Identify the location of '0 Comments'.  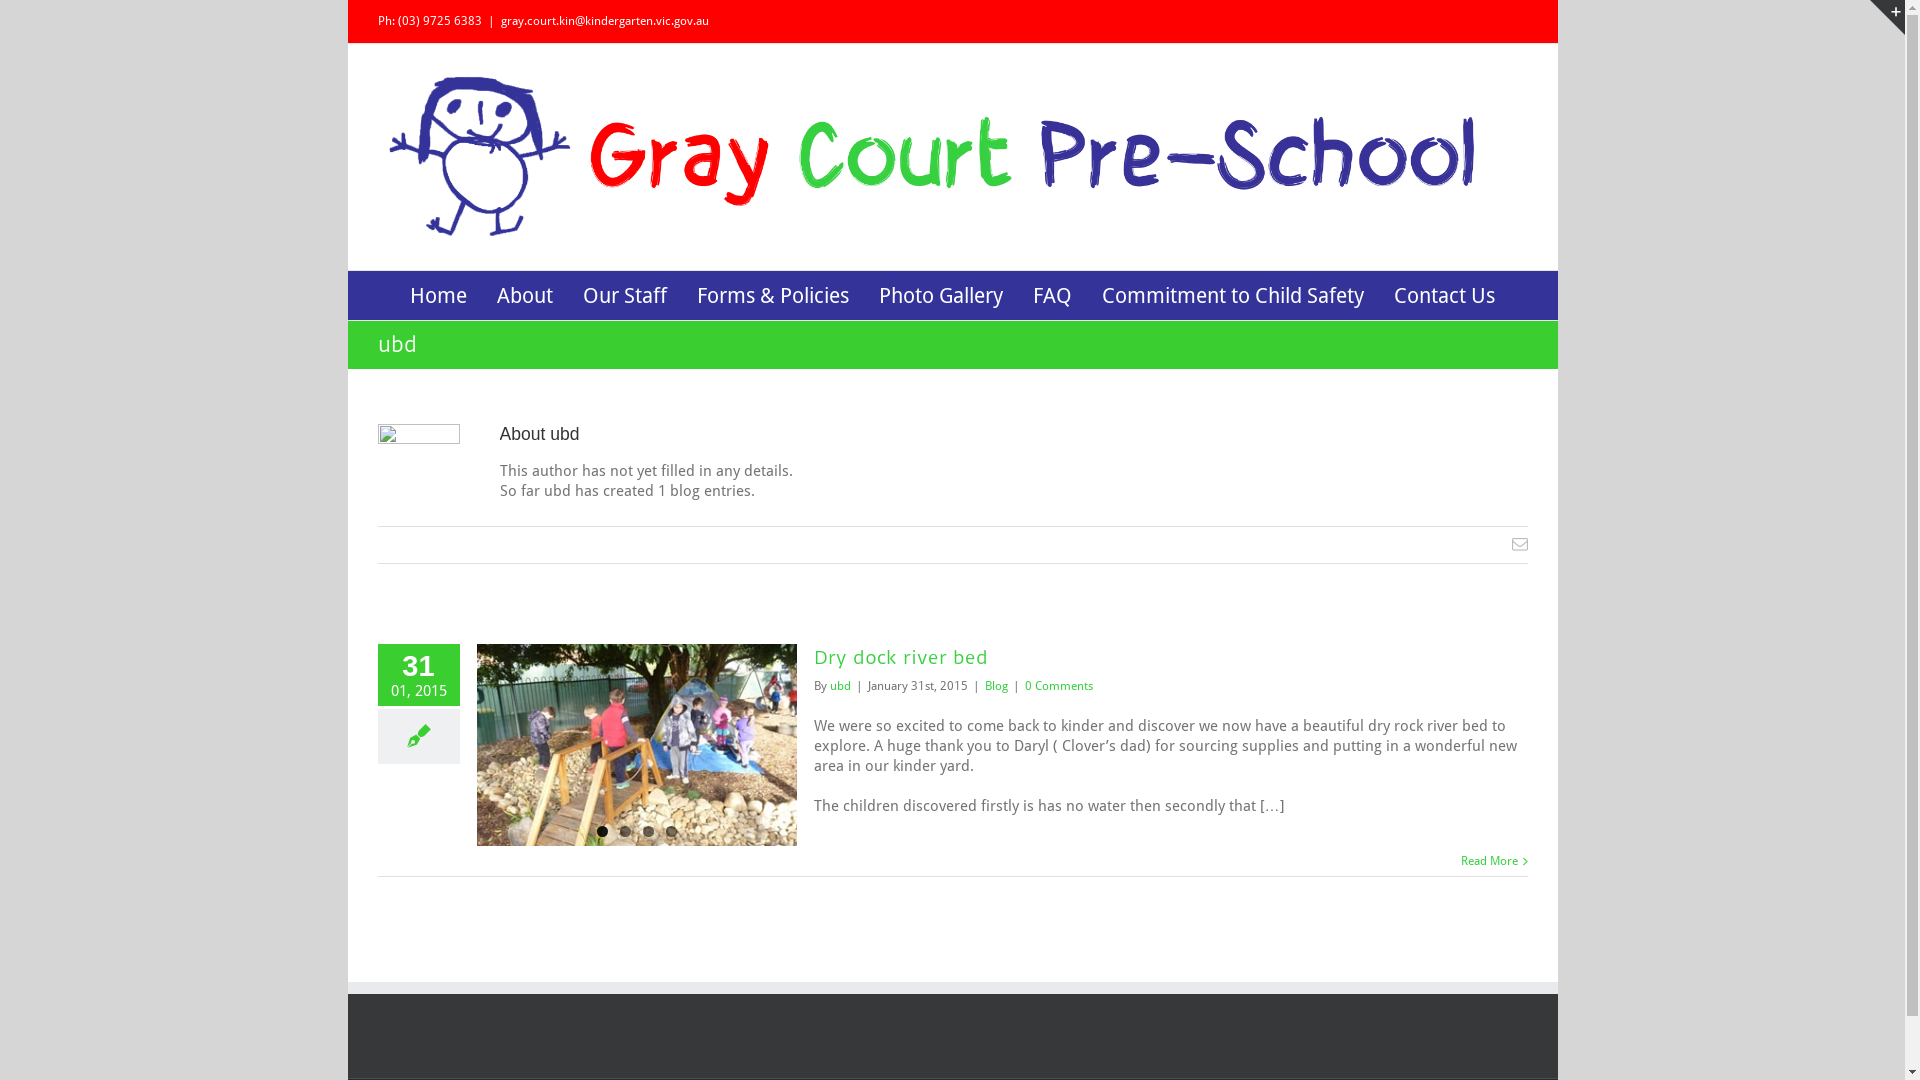
(1056, 685).